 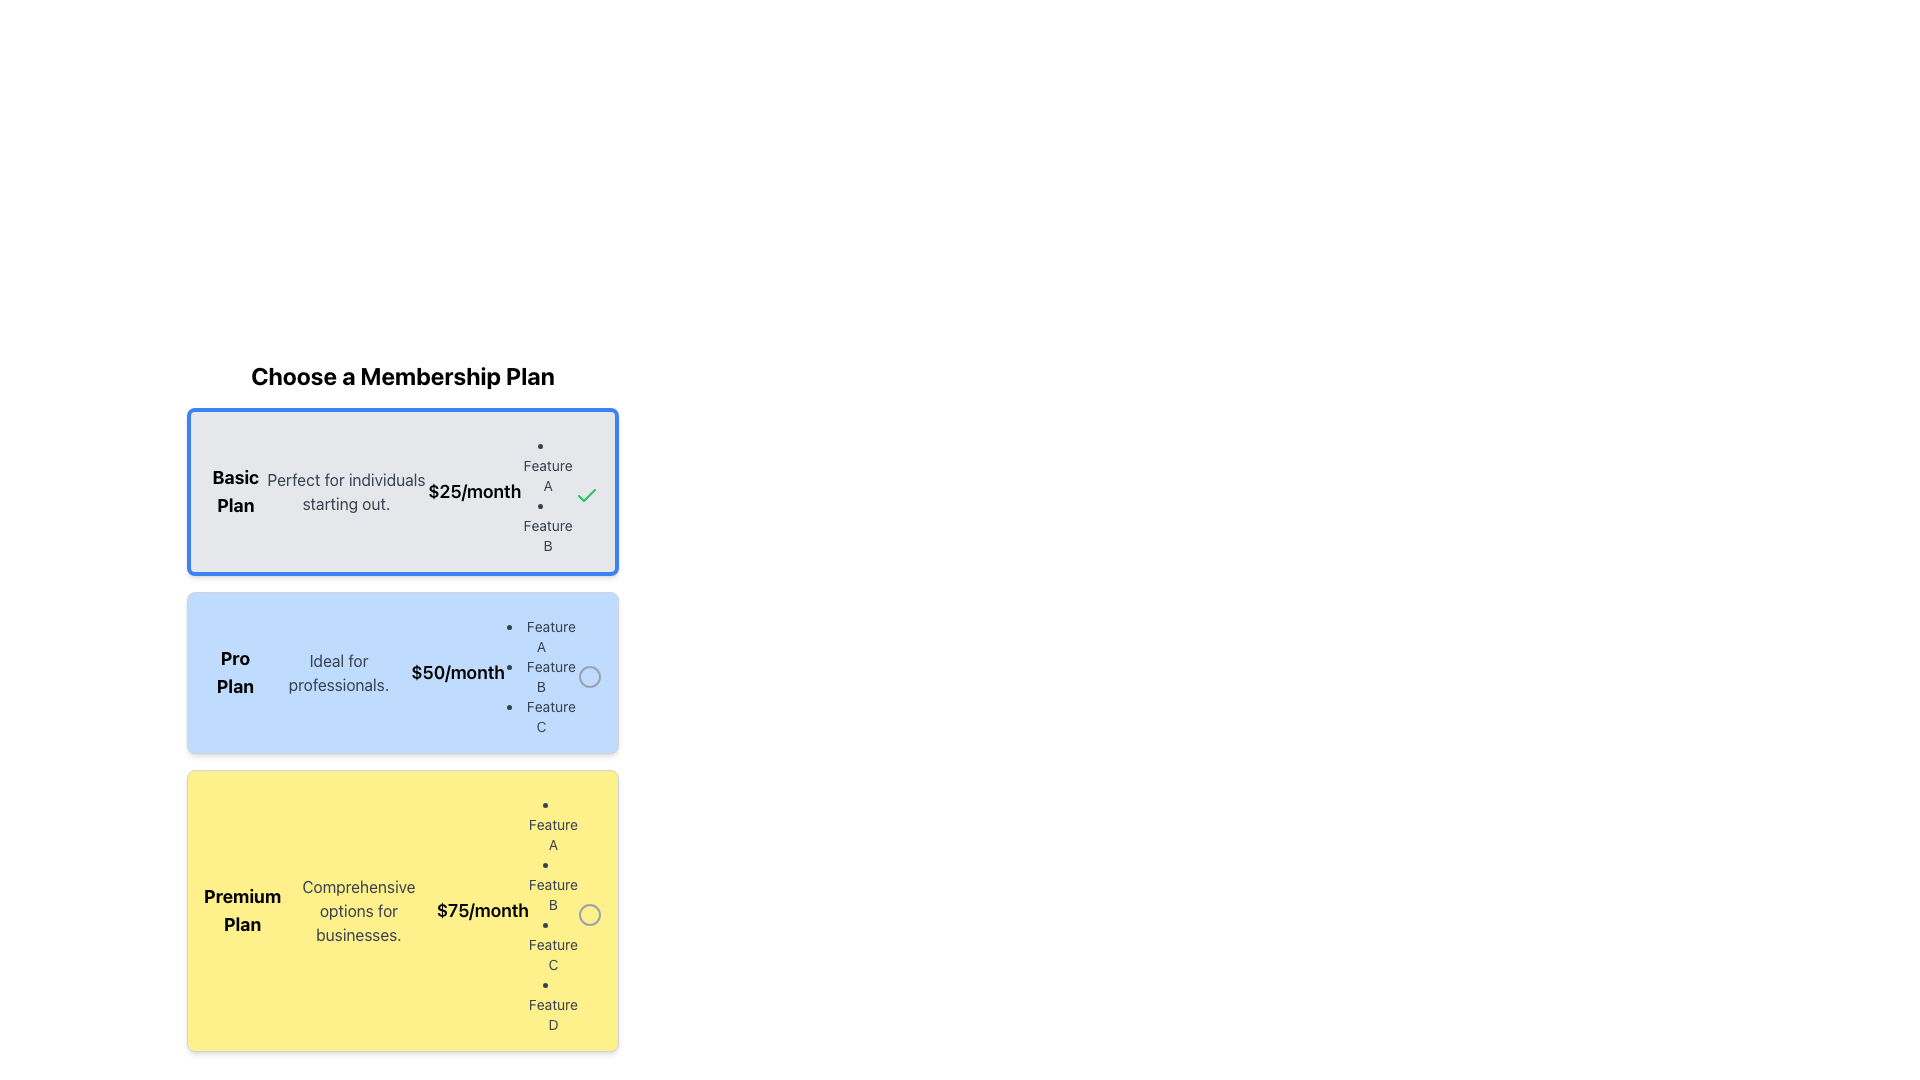 What do you see at coordinates (457, 672) in the screenshot?
I see `the Text Label displaying the subscription price '$50/month', which is prominently featured in bold font within the Pro Plan card, located below the phrase 'Ideal for professionals.'` at bounding box center [457, 672].